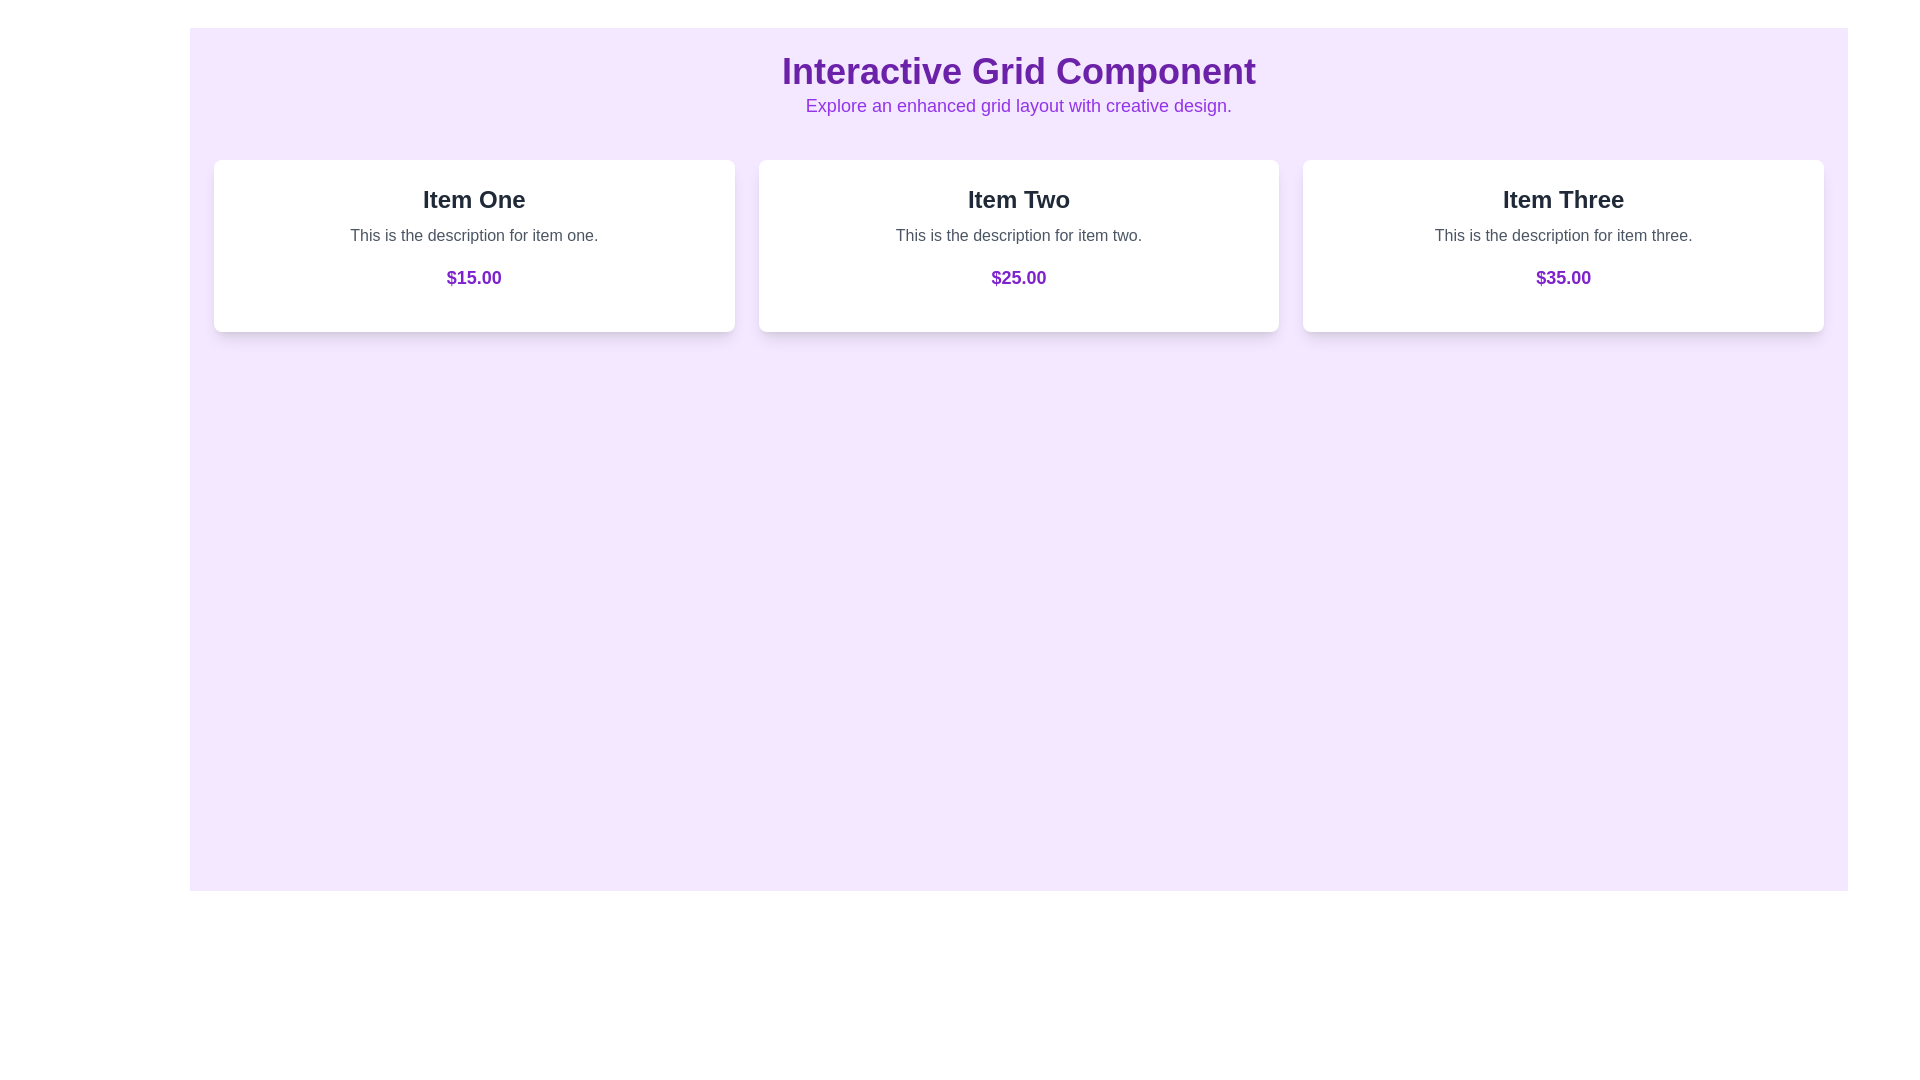  I want to click on the text label displaying 'Item Three', which is centrally aligned in the third card above the descriptive text and price tag, so click(1562, 200).